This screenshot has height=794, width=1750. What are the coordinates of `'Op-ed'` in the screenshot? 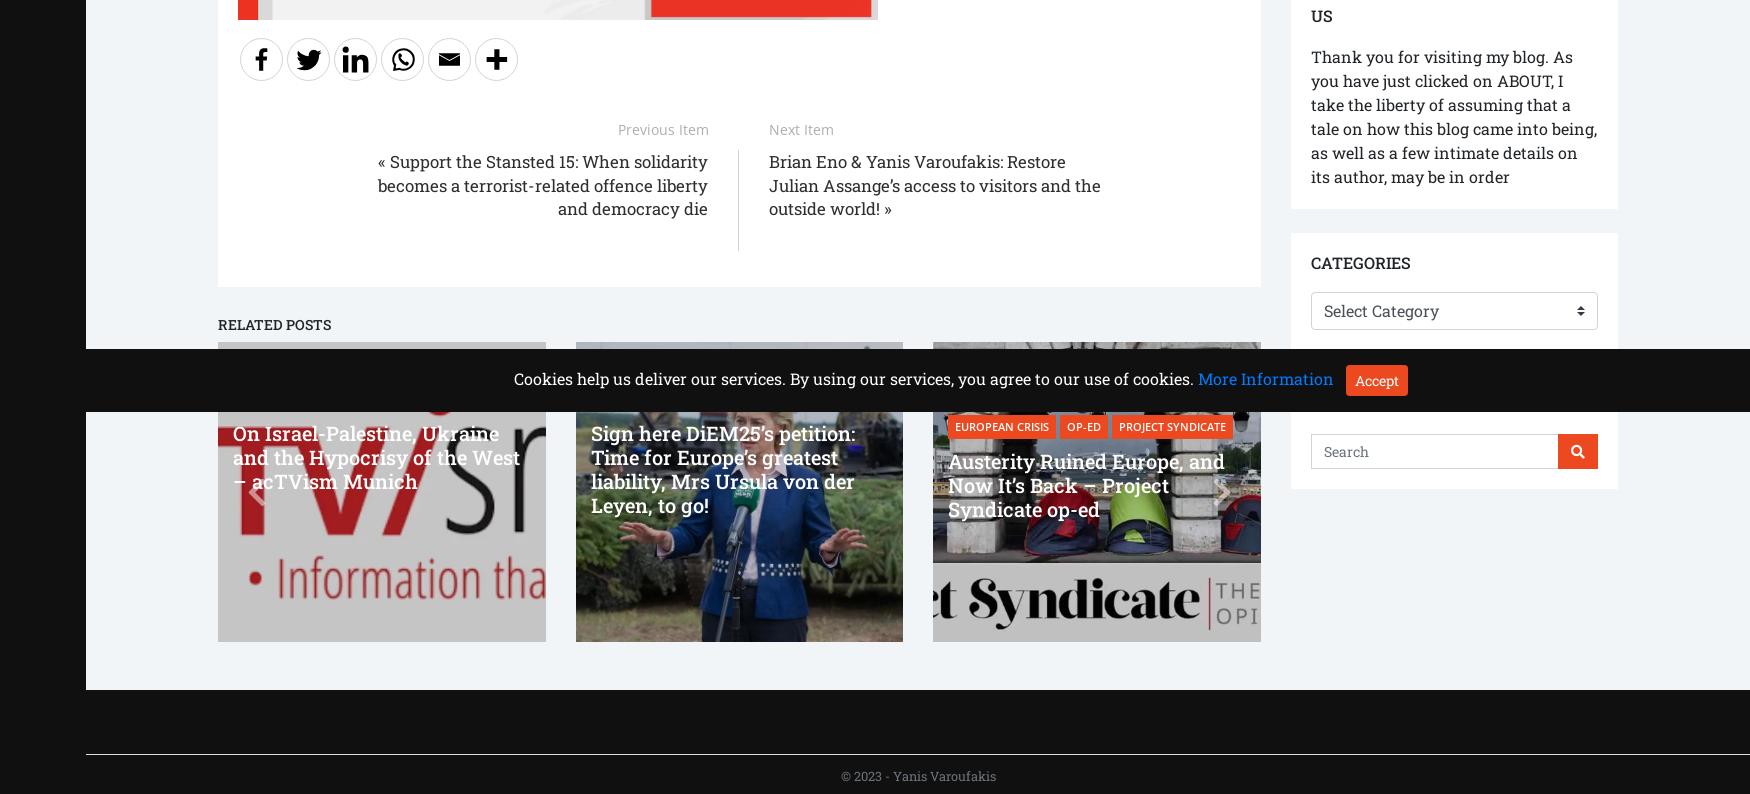 It's located at (1083, 425).